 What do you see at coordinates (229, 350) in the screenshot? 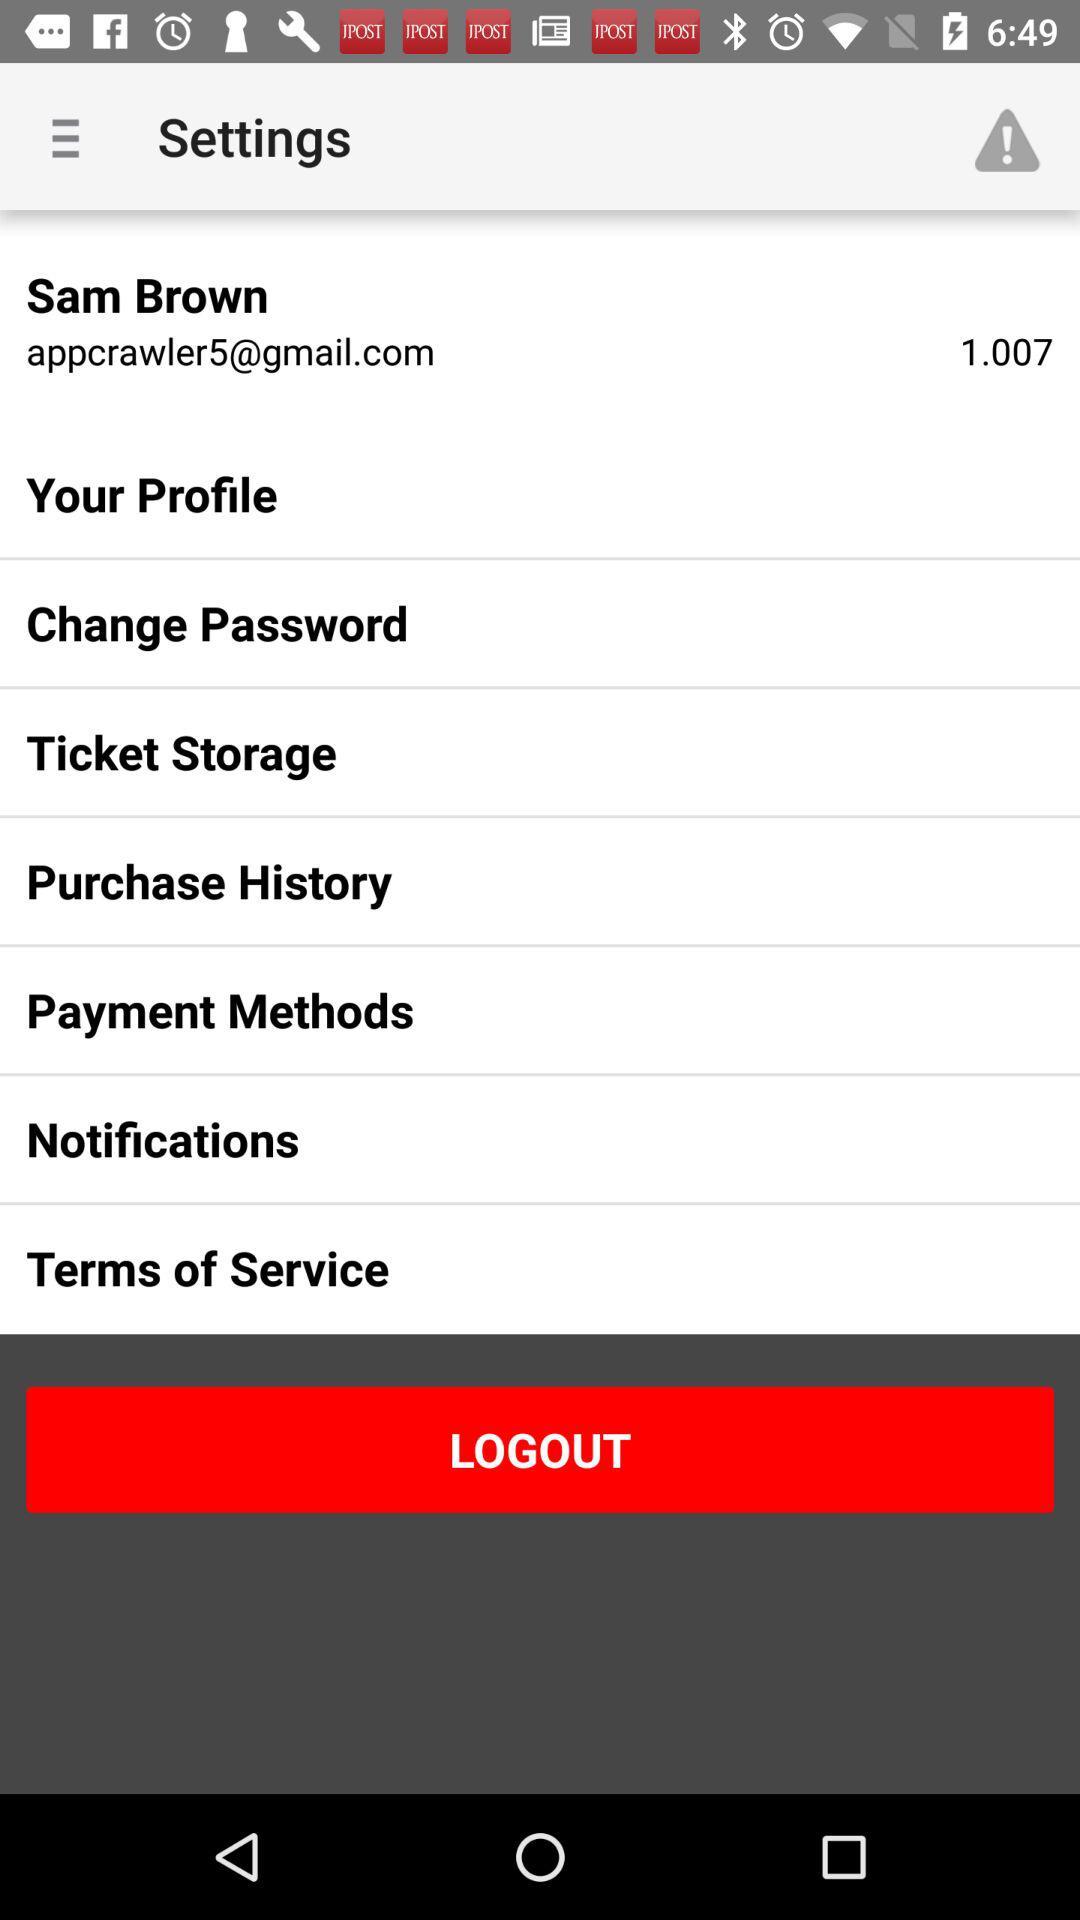
I see `appcrawler5@gmail.com` at bounding box center [229, 350].